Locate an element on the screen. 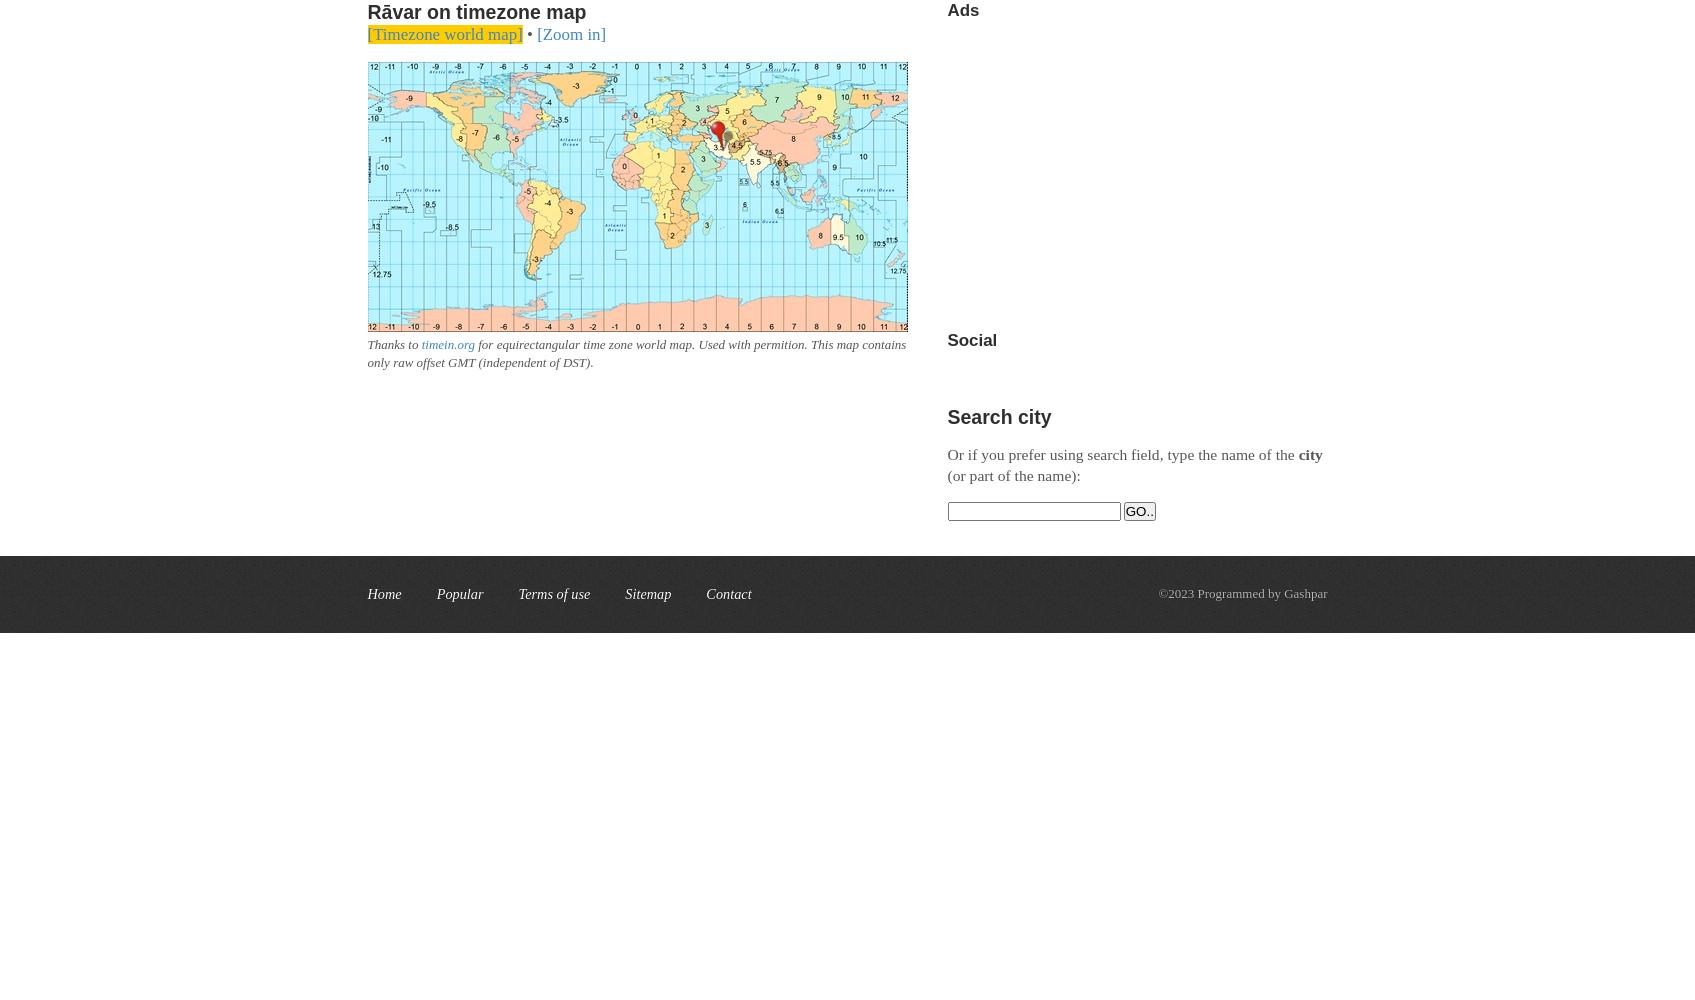 The image size is (1695, 1000). '[Timezone world map]' is located at coordinates (444, 34).